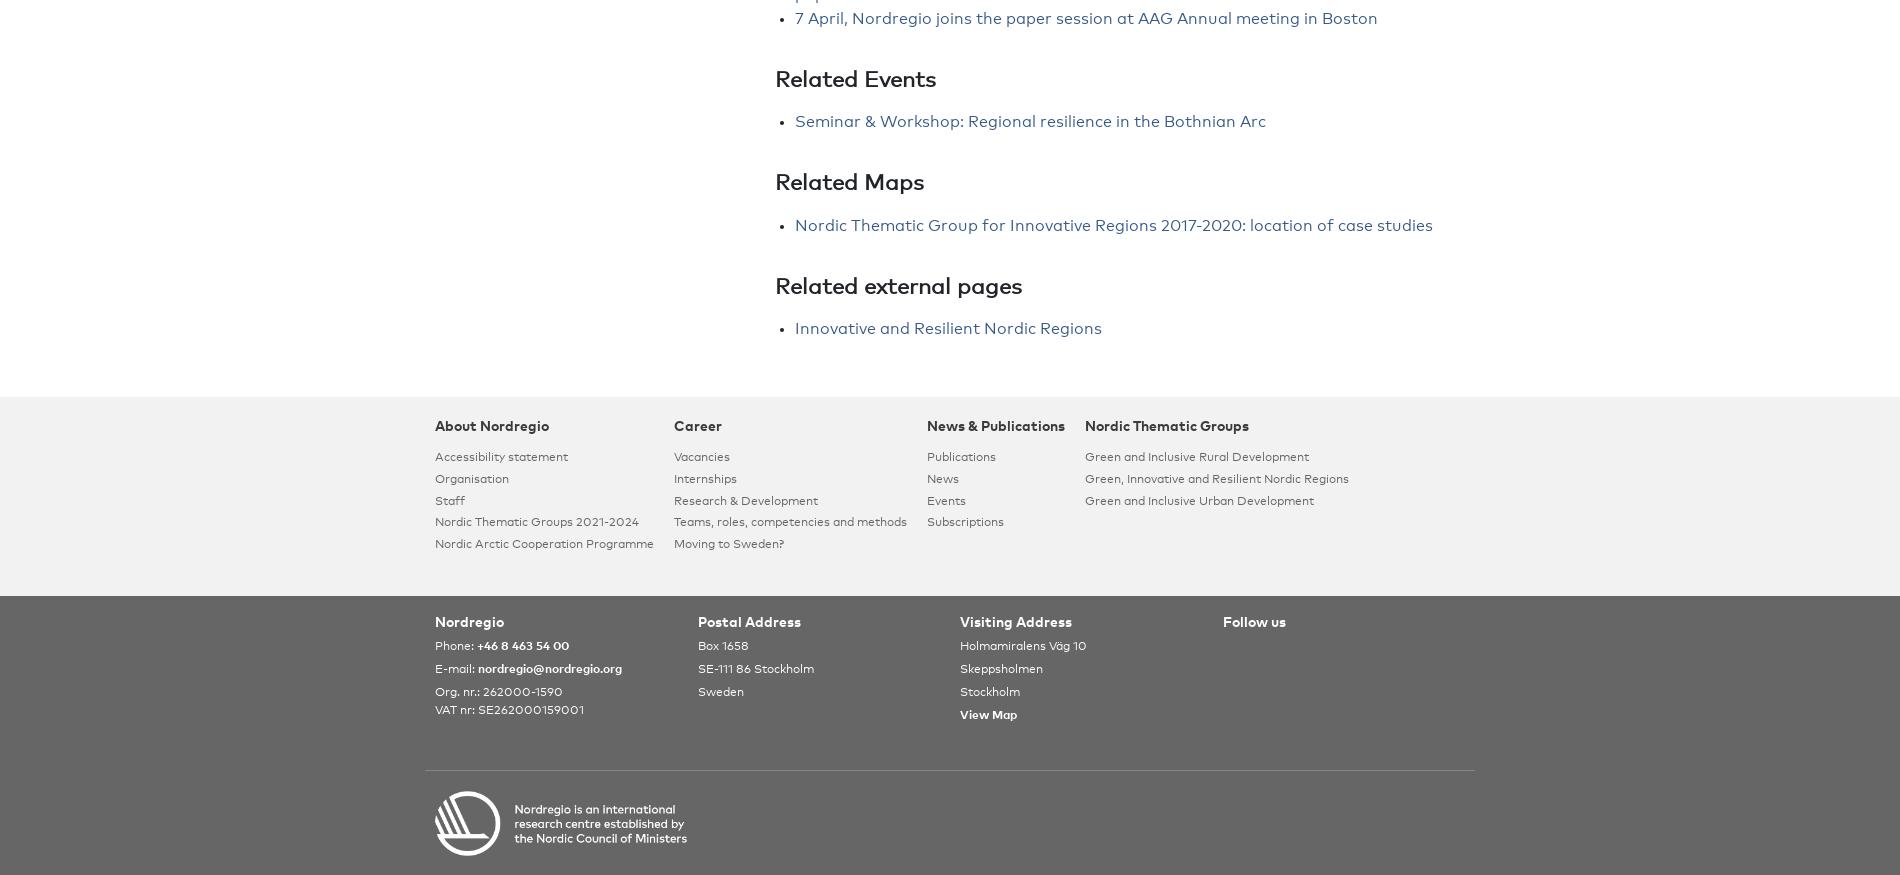  Describe the element at coordinates (468, 623) in the screenshot. I see `'Nordregio'` at that location.